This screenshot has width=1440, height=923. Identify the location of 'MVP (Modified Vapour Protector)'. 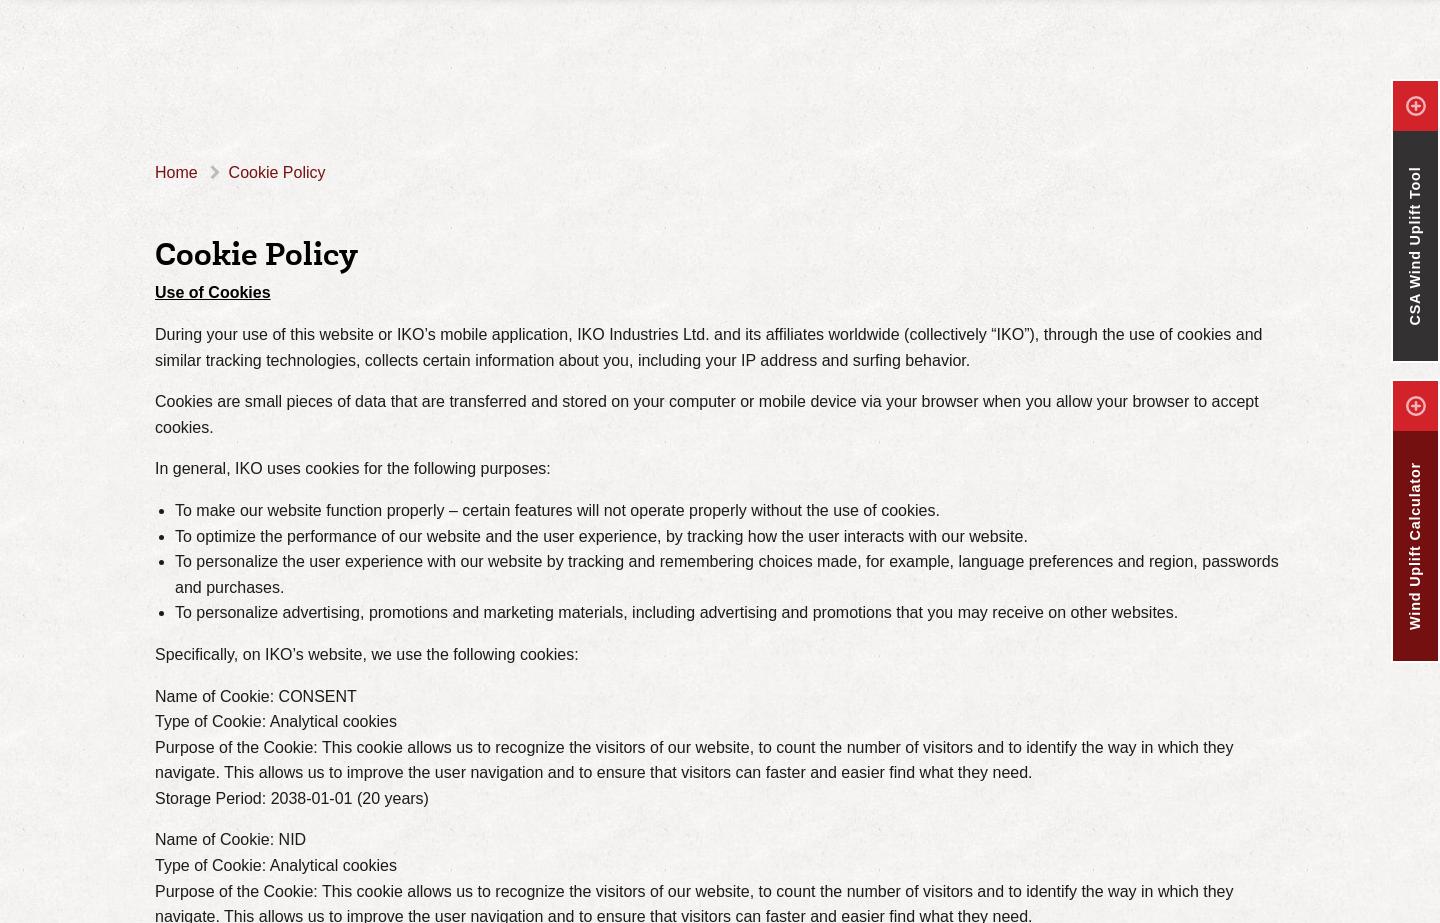
(1010, 39).